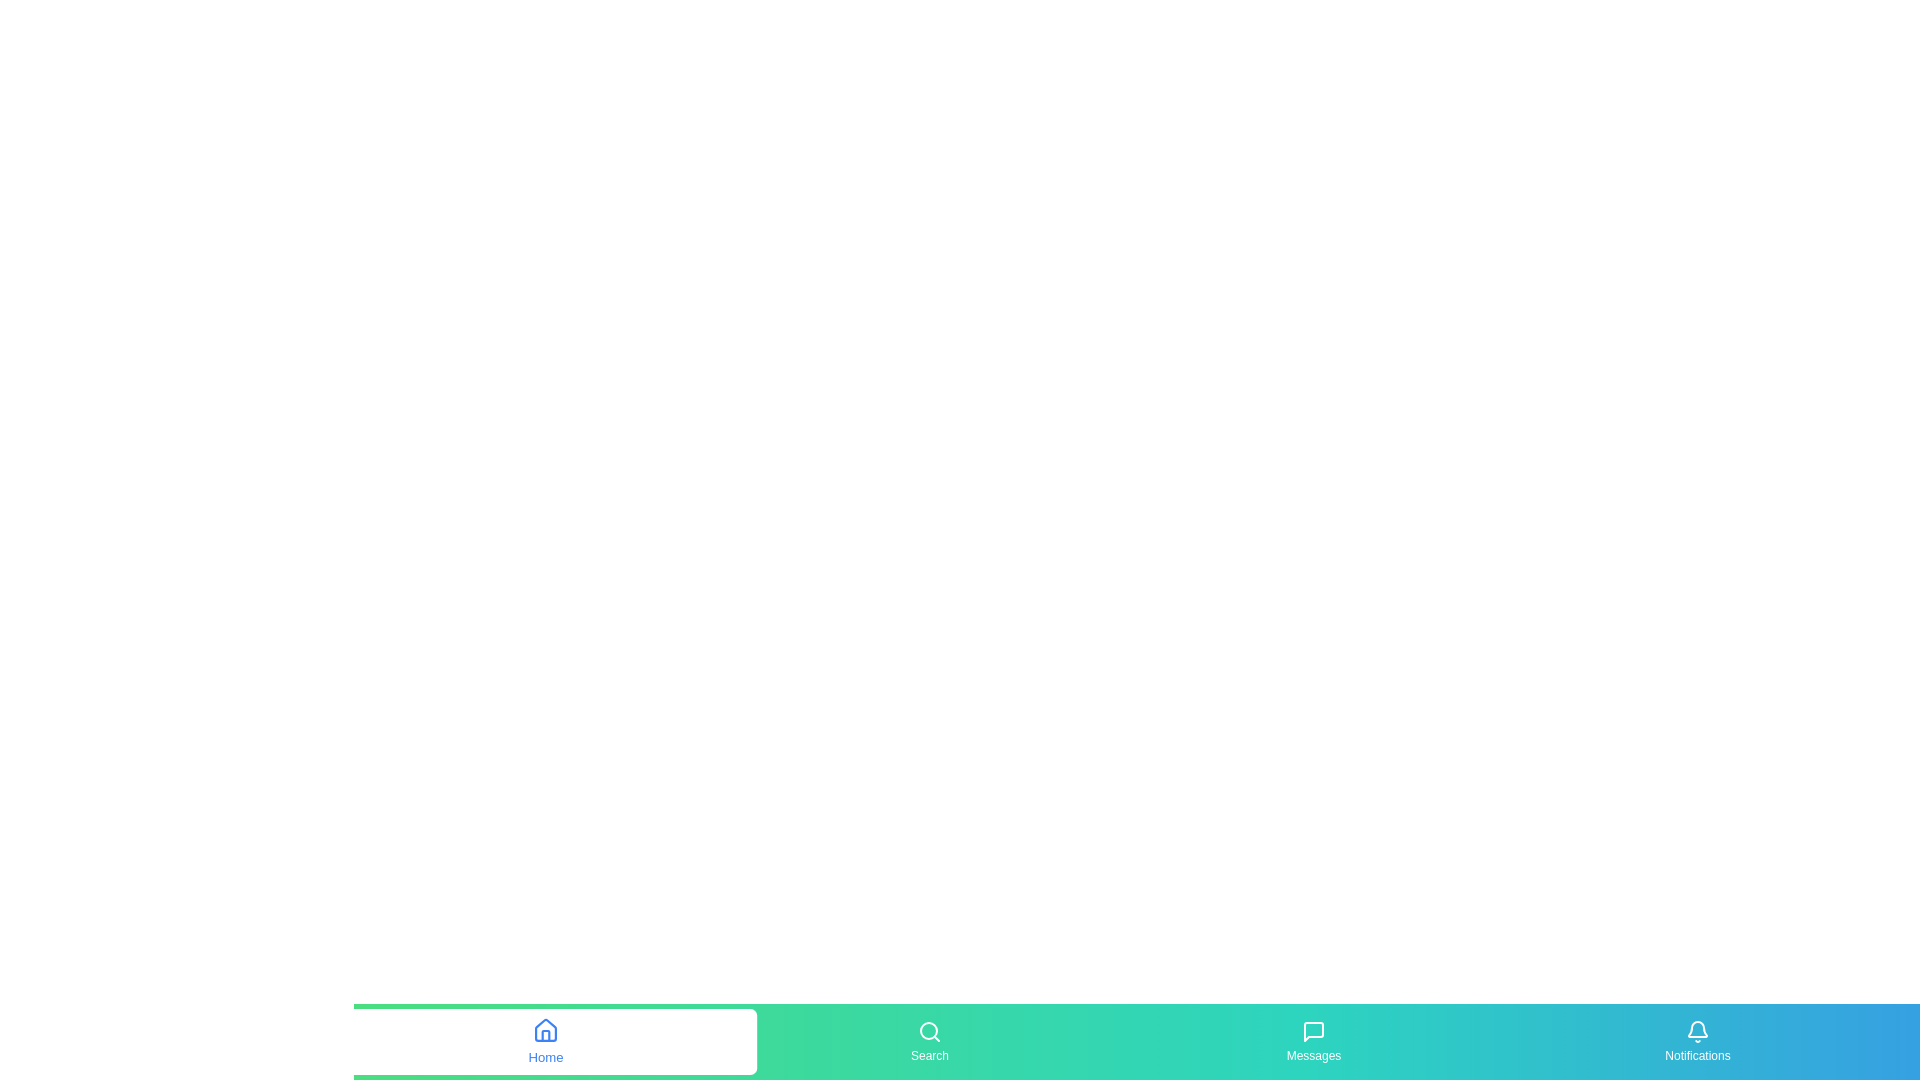  What do you see at coordinates (929, 1040) in the screenshot?
I see `the Search button to observe its hover effect` at bounding box center [929, 1040].